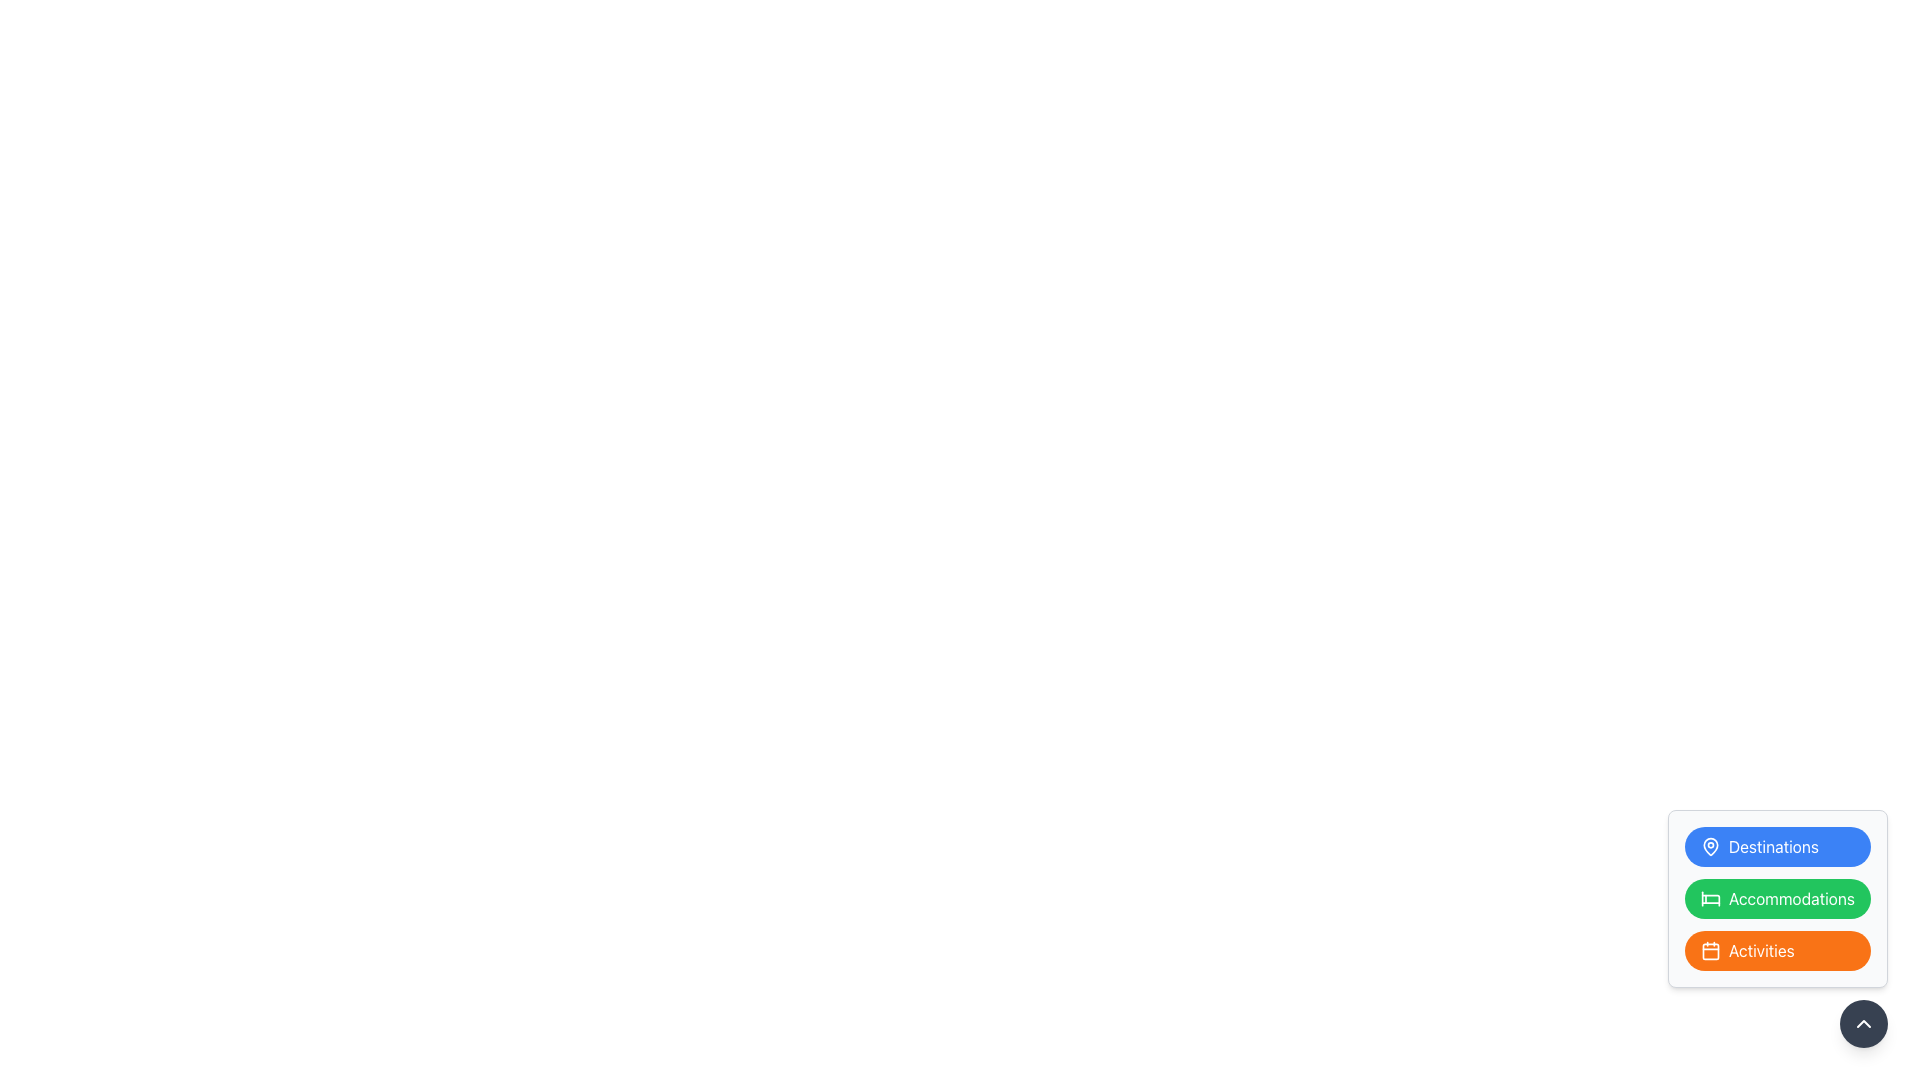  What do you see at coordinates (1709, 897) in the screenshot?
I see `the bed icon located to the left of the 'Accommodations' text label within the green button` at bounding box center [1709, 897].